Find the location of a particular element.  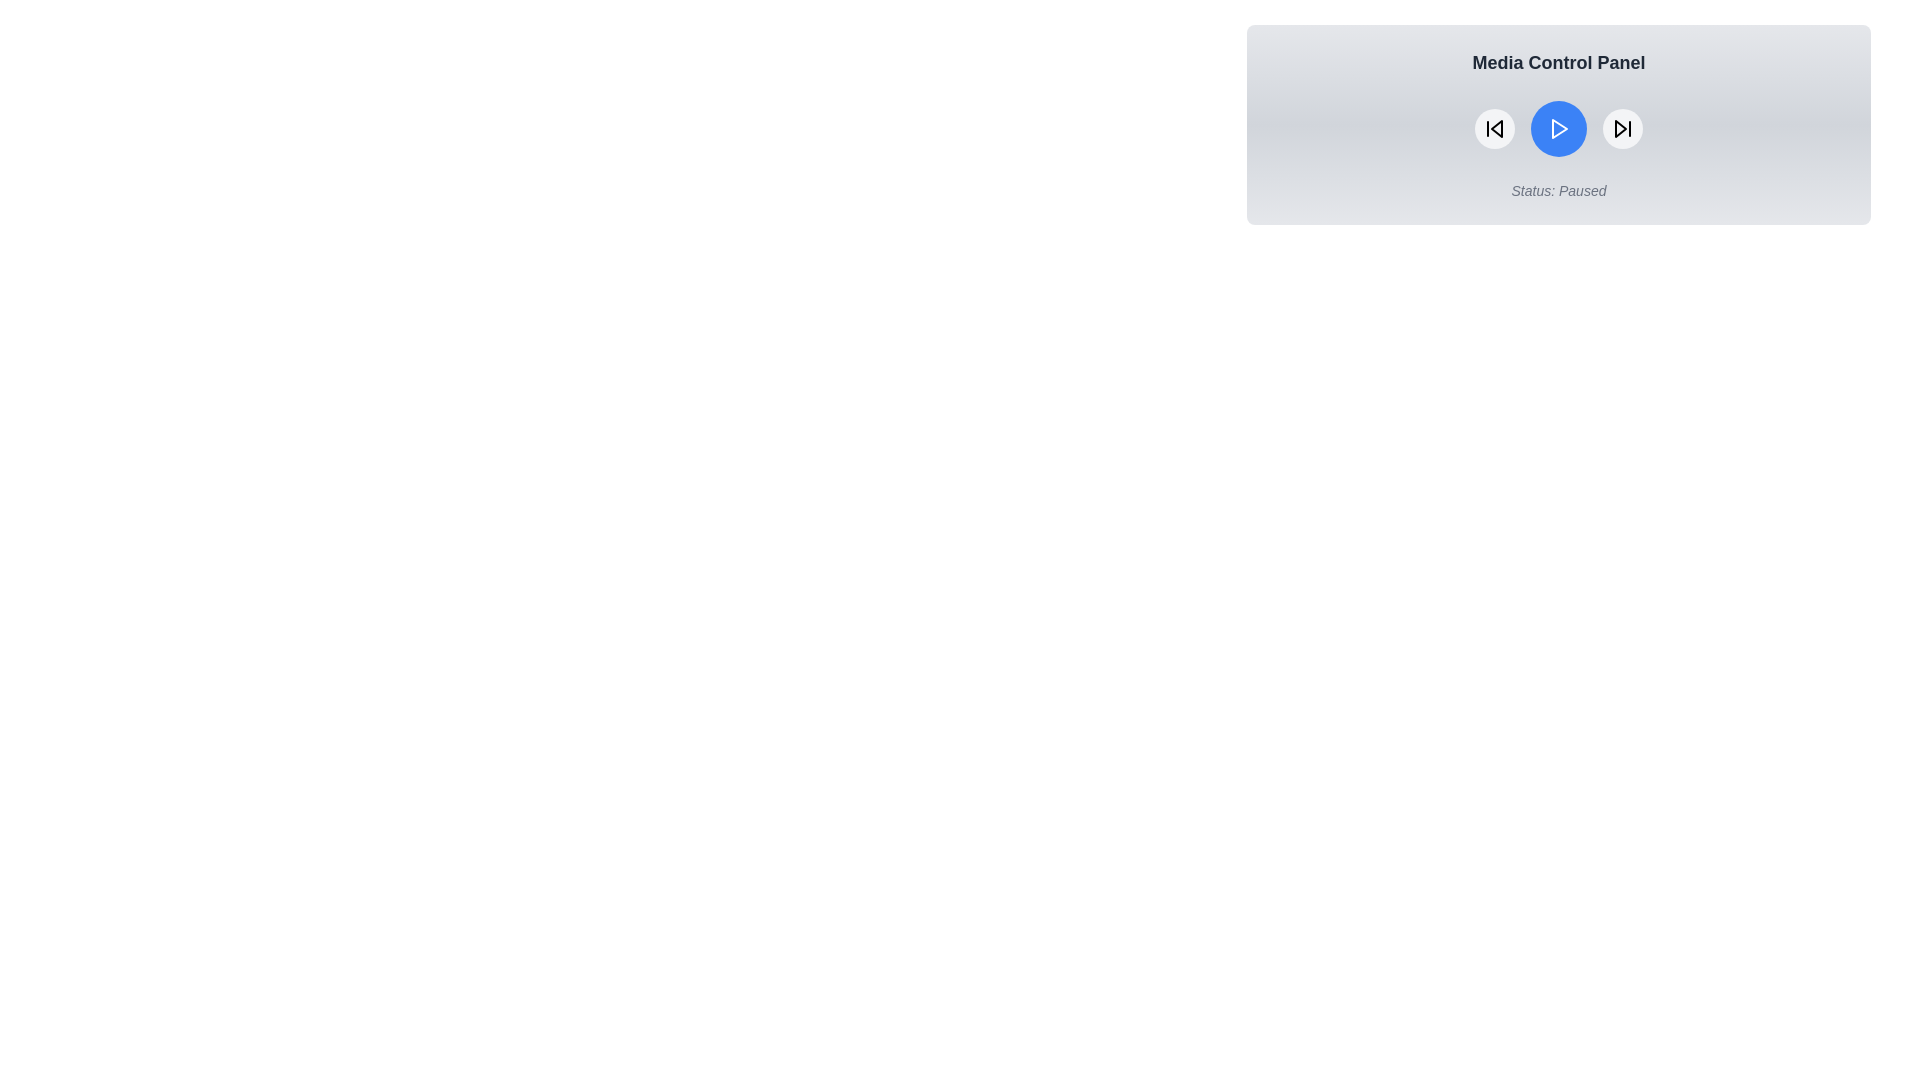

the button Play/Pause to observe its hover effect is located at coordinates (1558, 128).